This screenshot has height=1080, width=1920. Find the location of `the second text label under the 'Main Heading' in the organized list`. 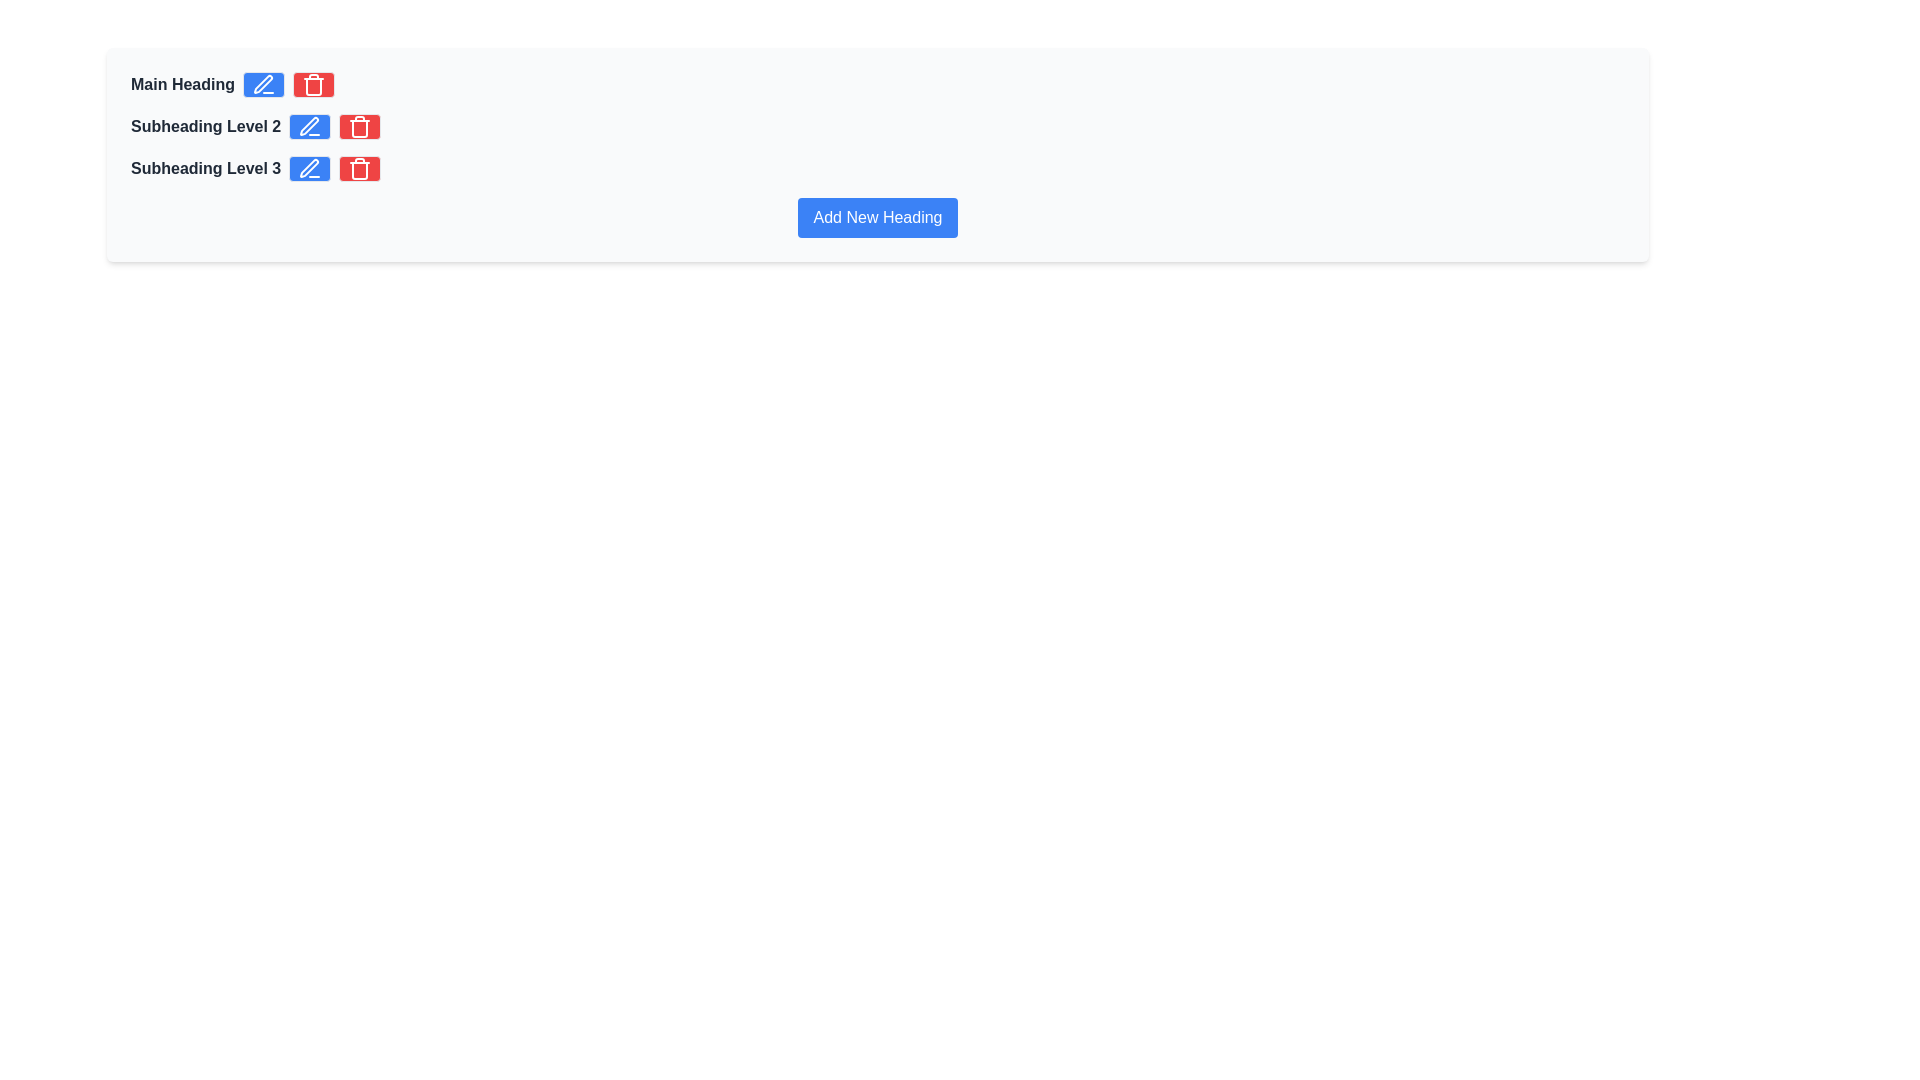

the second text label under the 'Main Heading' in the organized list is located at coordinates (206, 127).